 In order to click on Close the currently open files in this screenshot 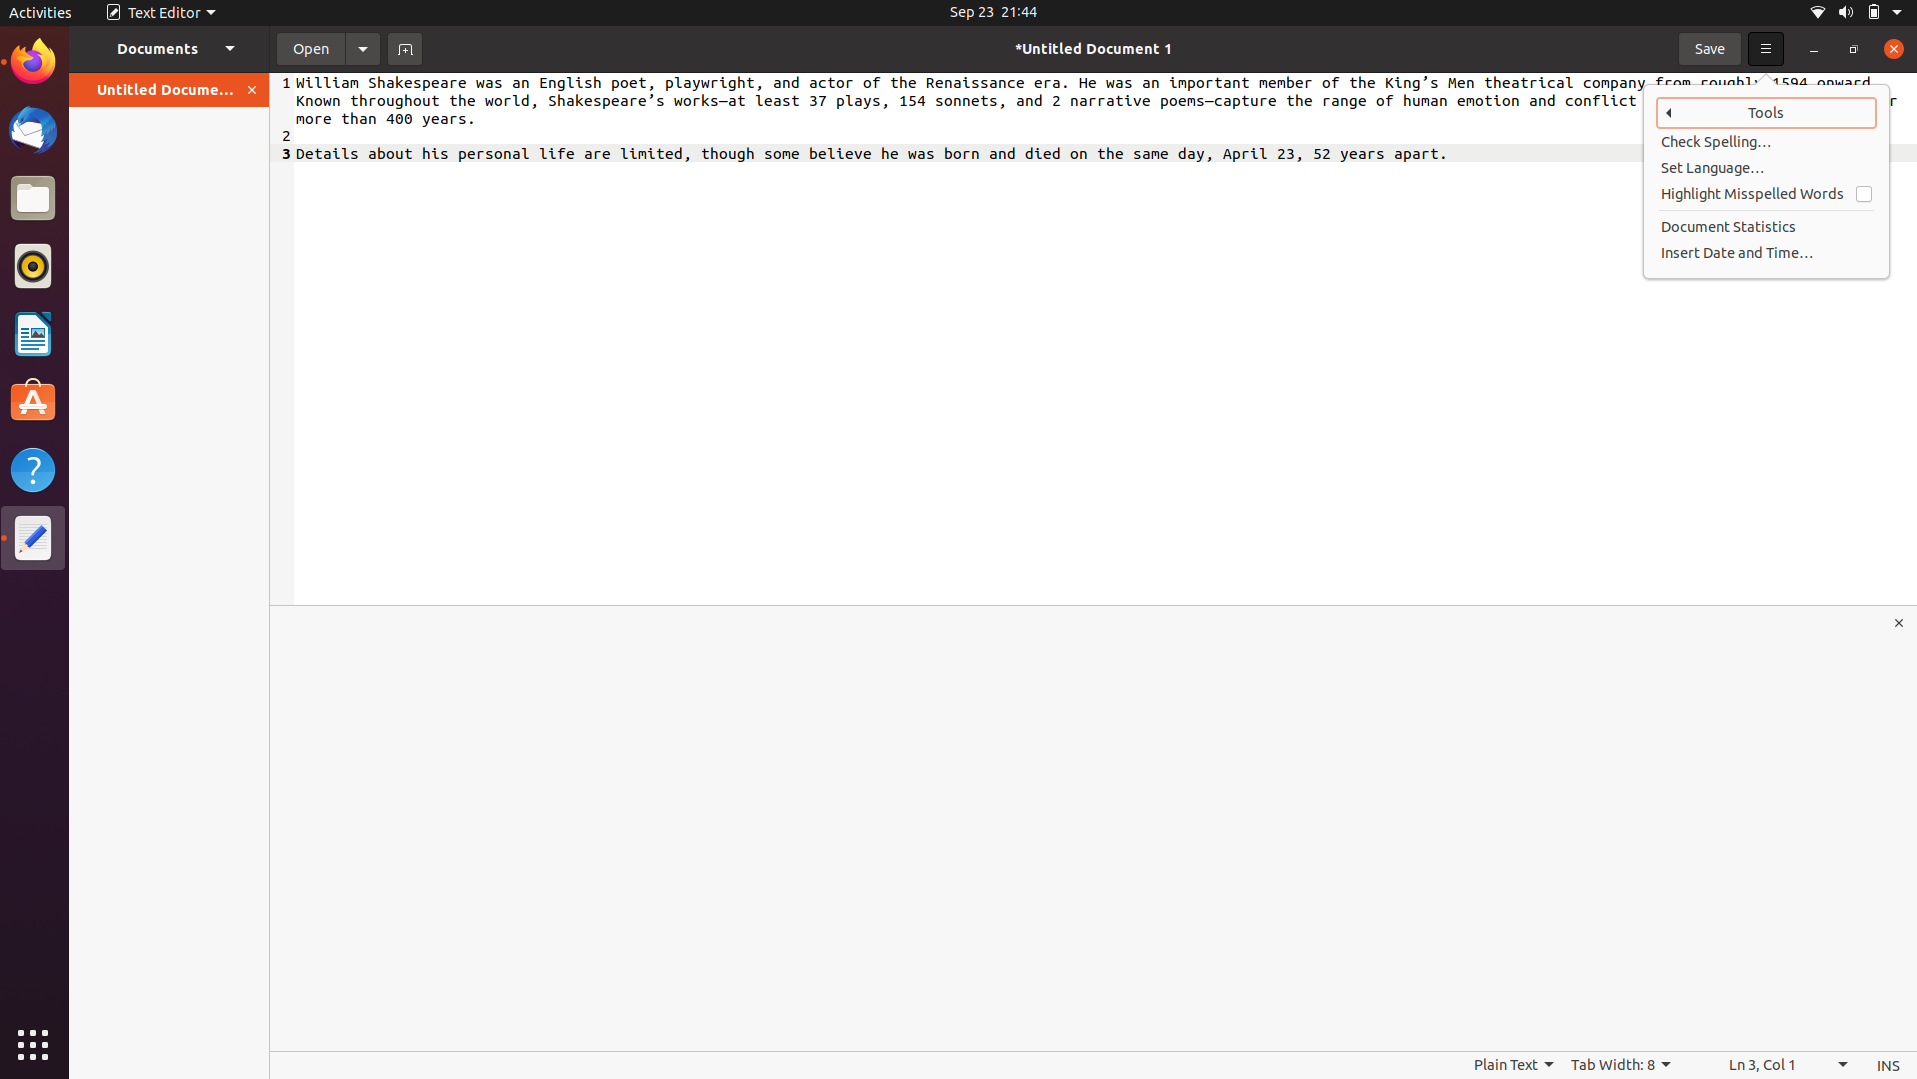, I will do `click(252, 89)`.